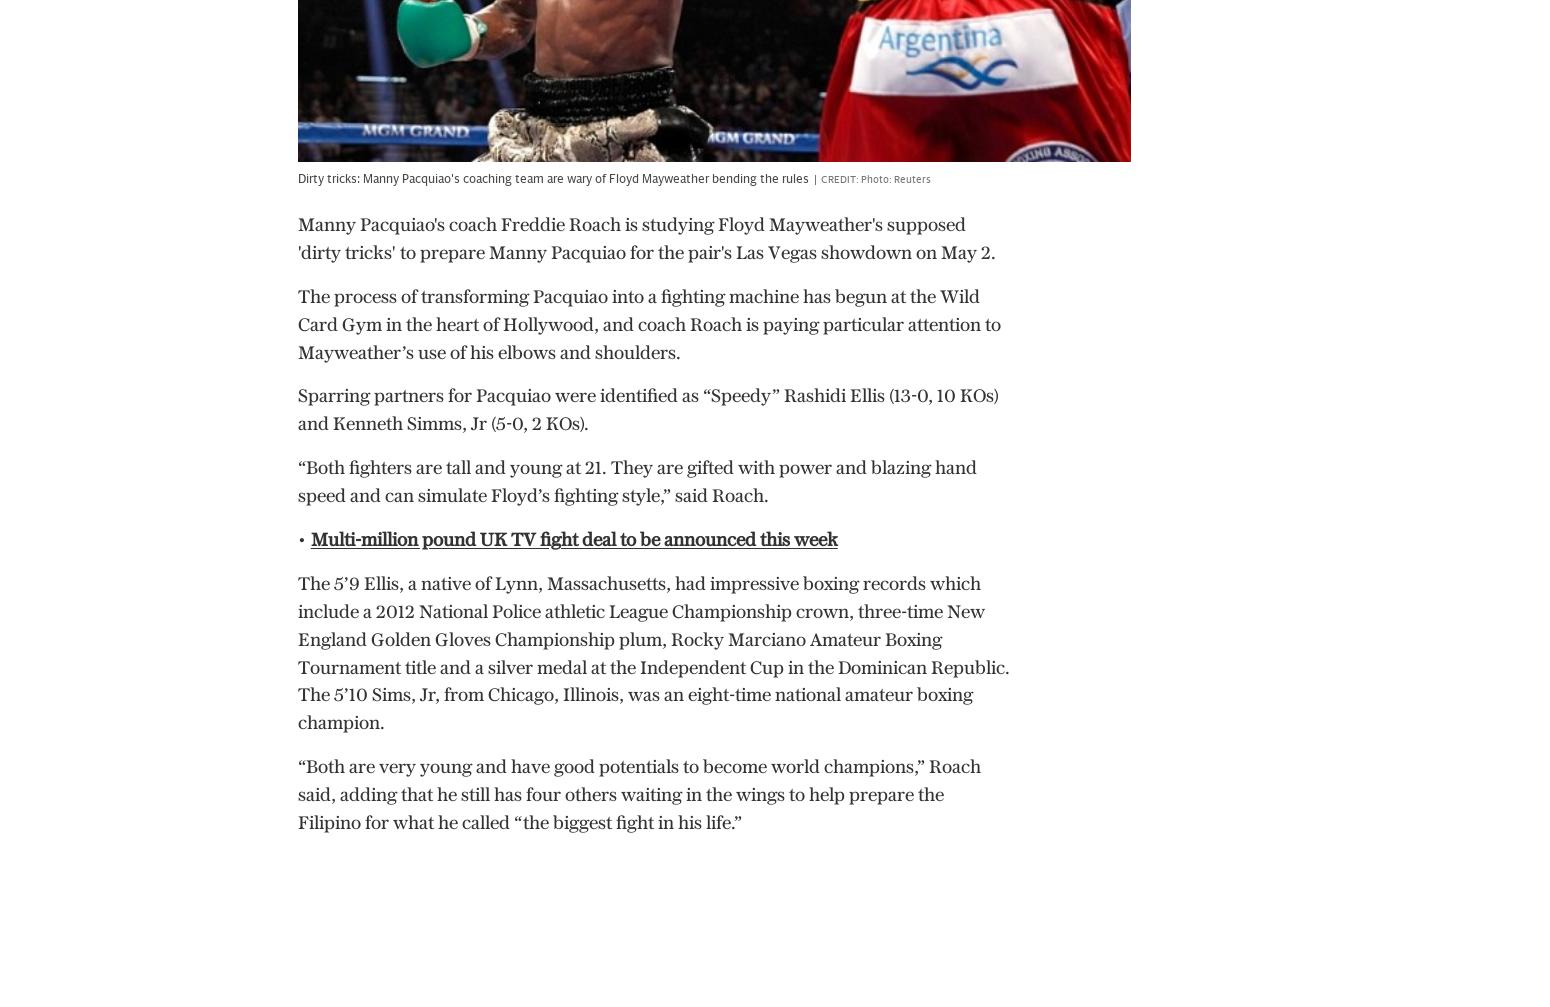 Image resolution: width=1550 pixels, height=1007 pixels. Describe the element at coordinates (115, 912) in the screenshot. I see `'Terms and Conditions'` at that location.